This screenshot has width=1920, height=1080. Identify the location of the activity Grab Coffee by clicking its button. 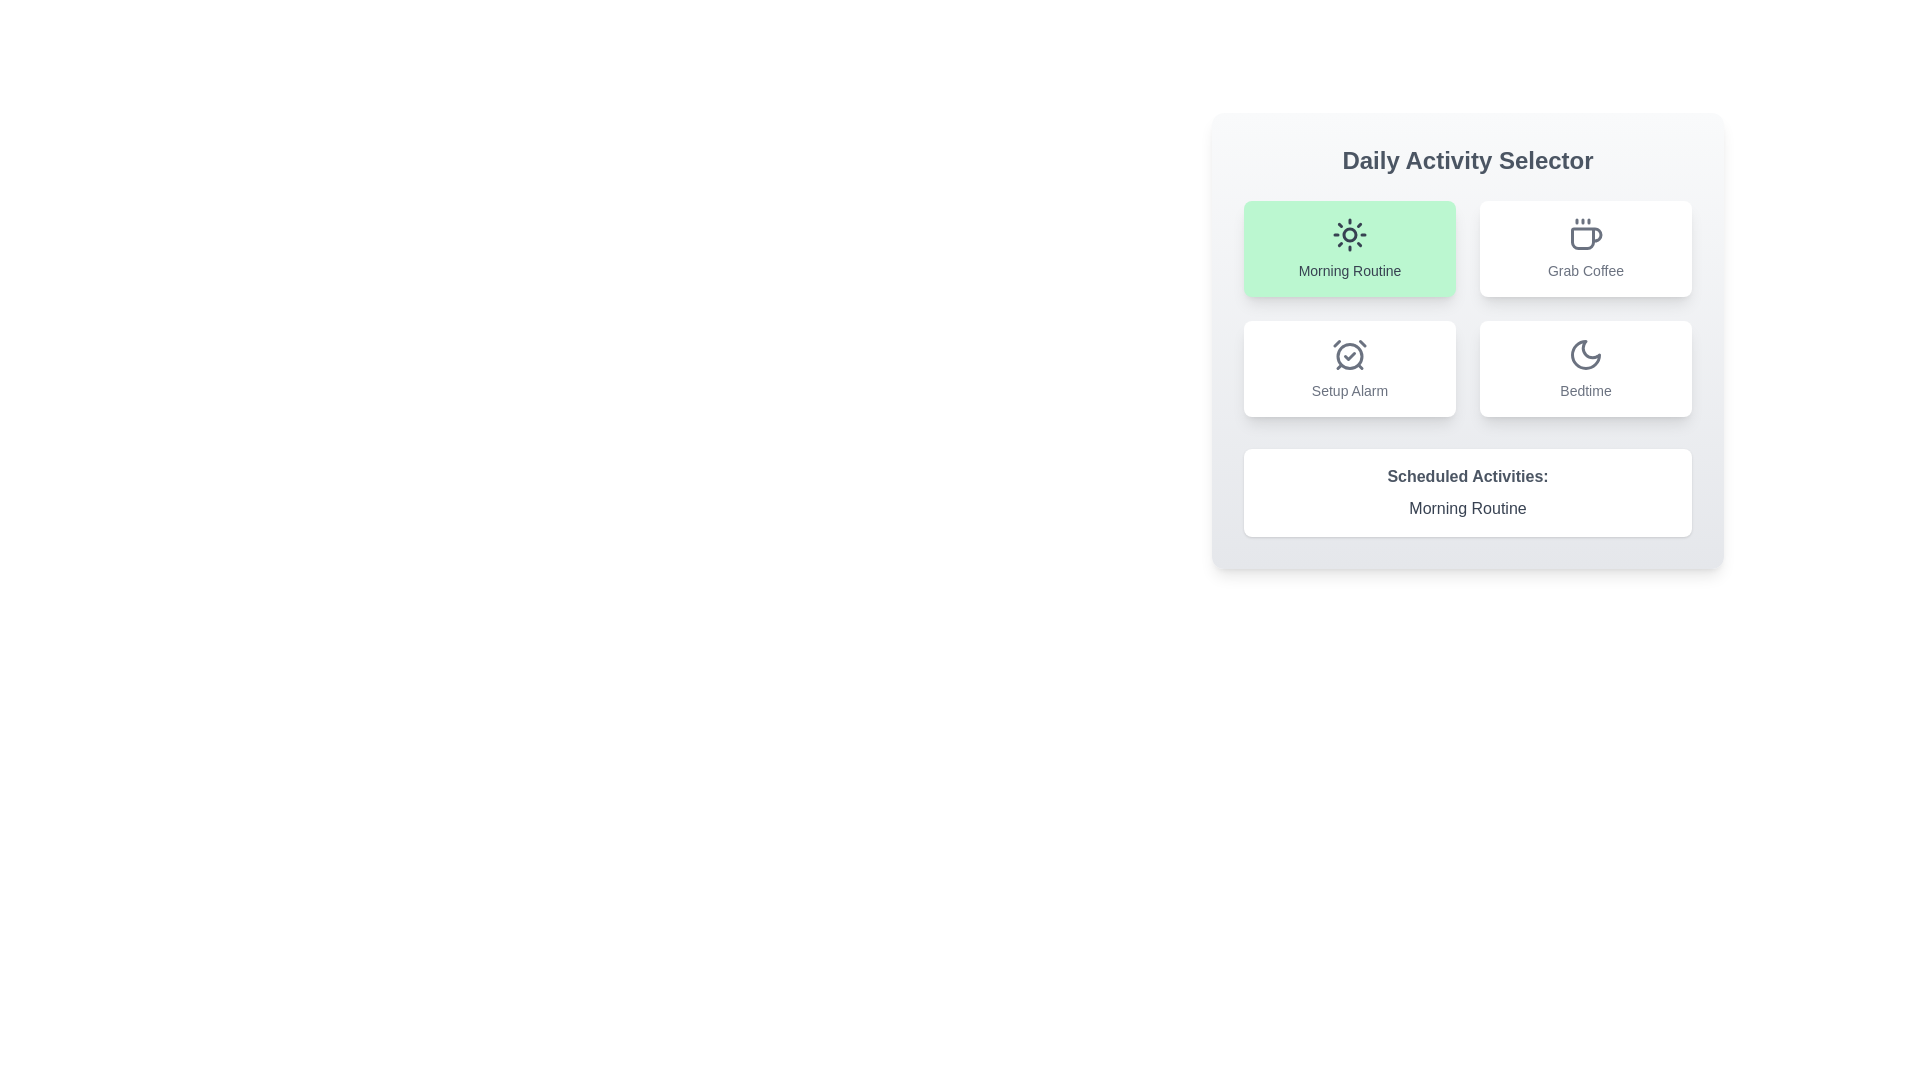
(1584, 248).